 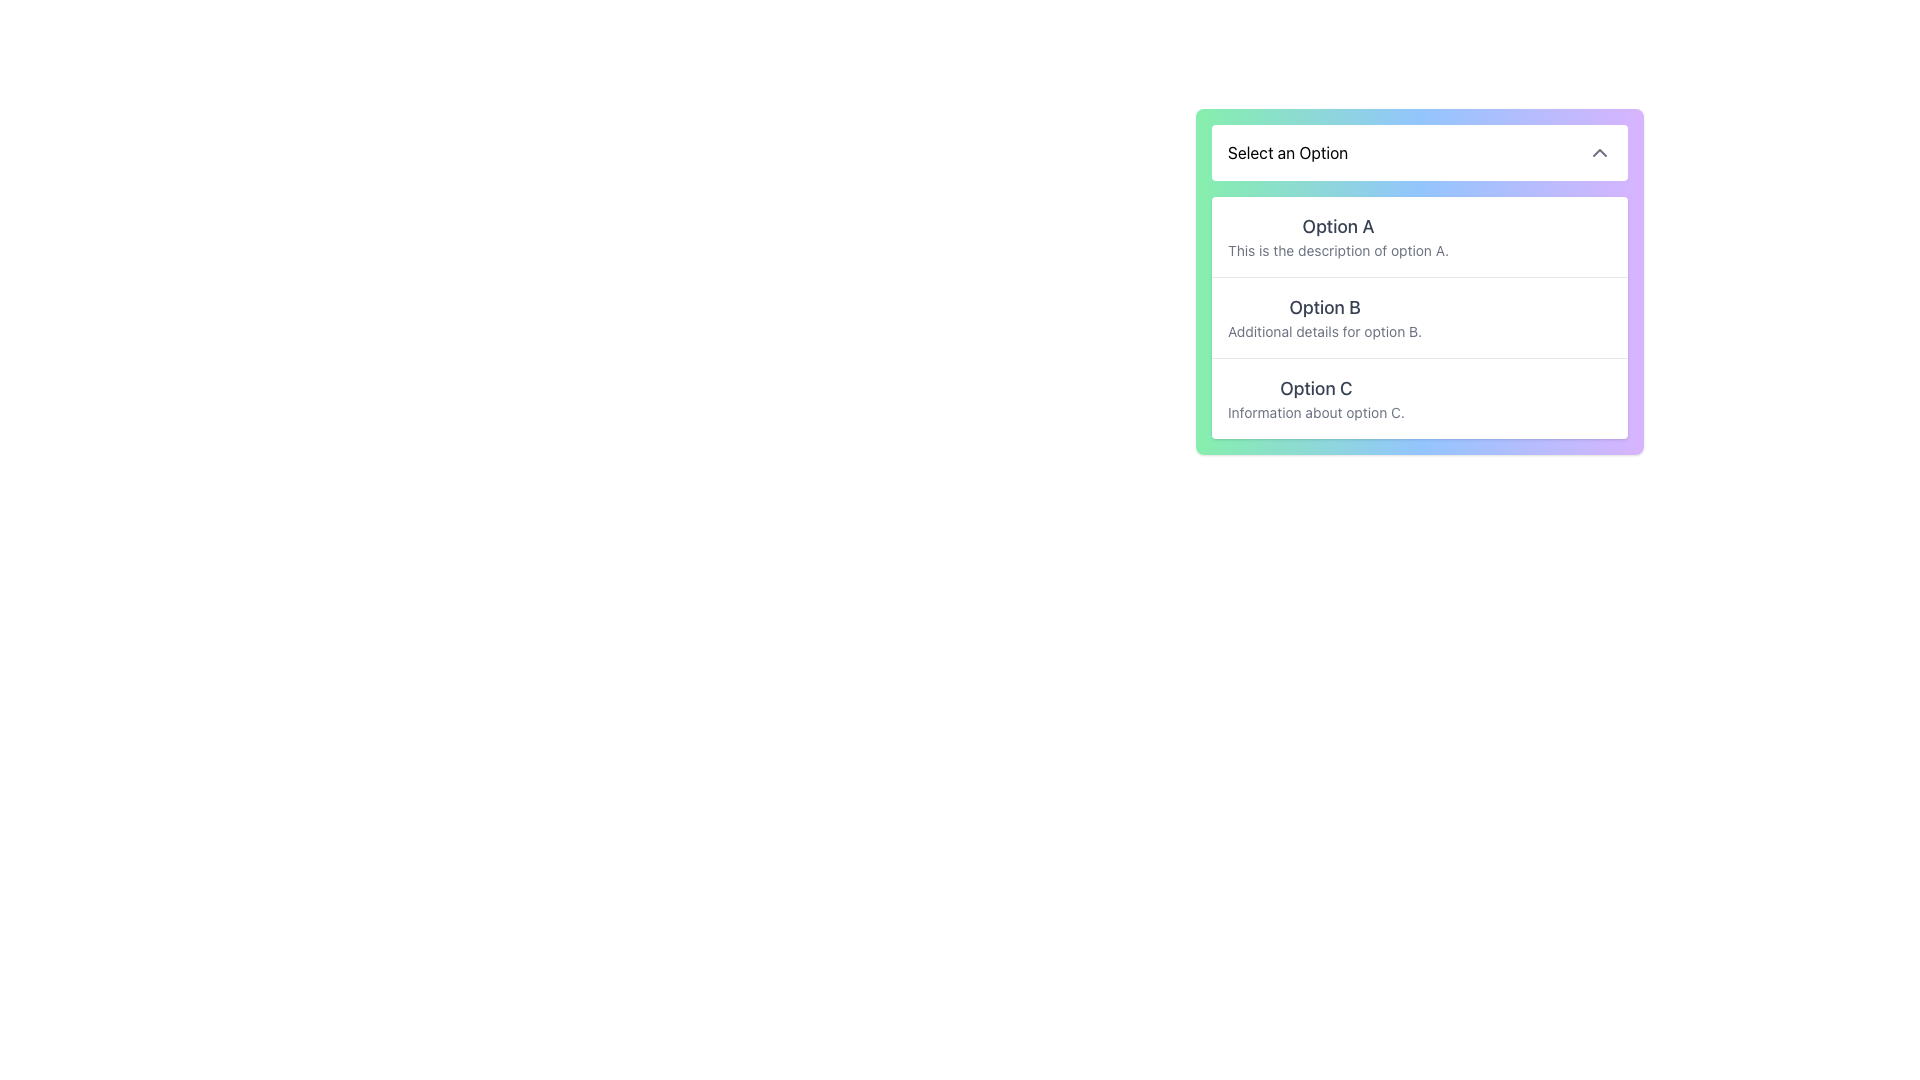 What do you see at coordinates (1338, 226) in the screenshot?
I see `the text content of the Text Label that serves as the title for the first selectable option in the dropdown menu` at bounding box center [1338, 226].